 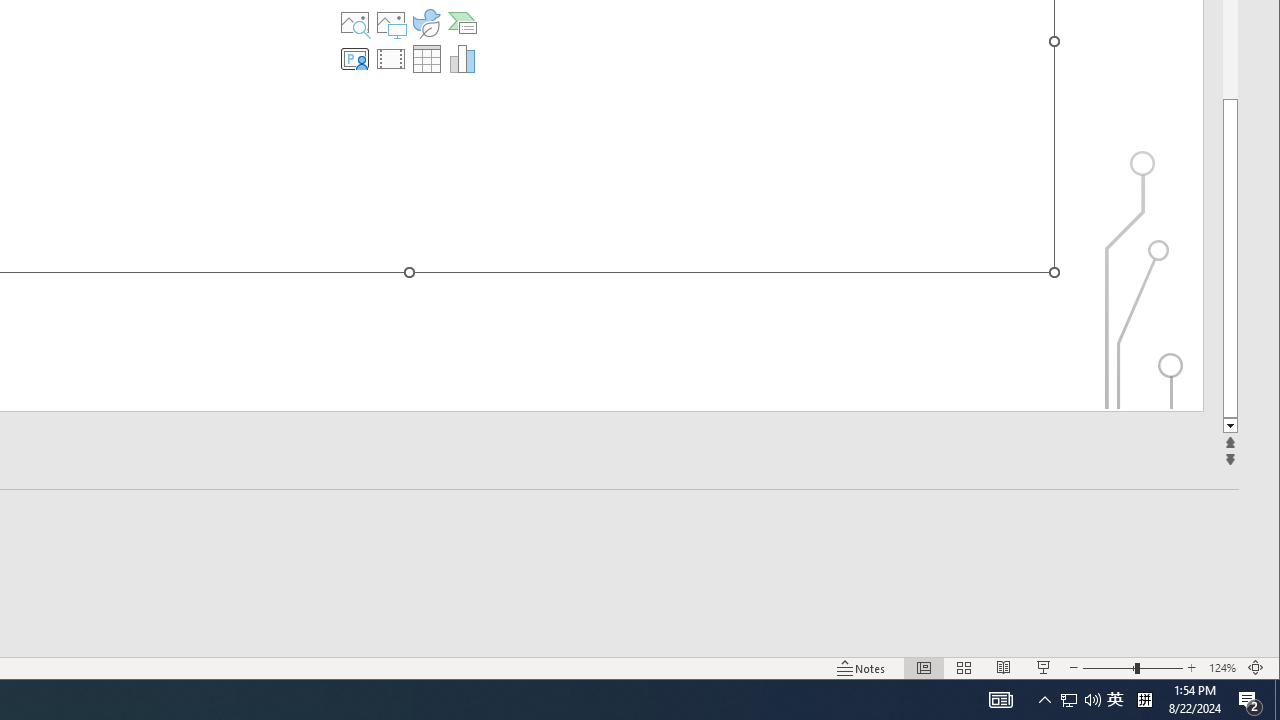 I want to click on 'Insert an Icon', so click(x=425, y=23).